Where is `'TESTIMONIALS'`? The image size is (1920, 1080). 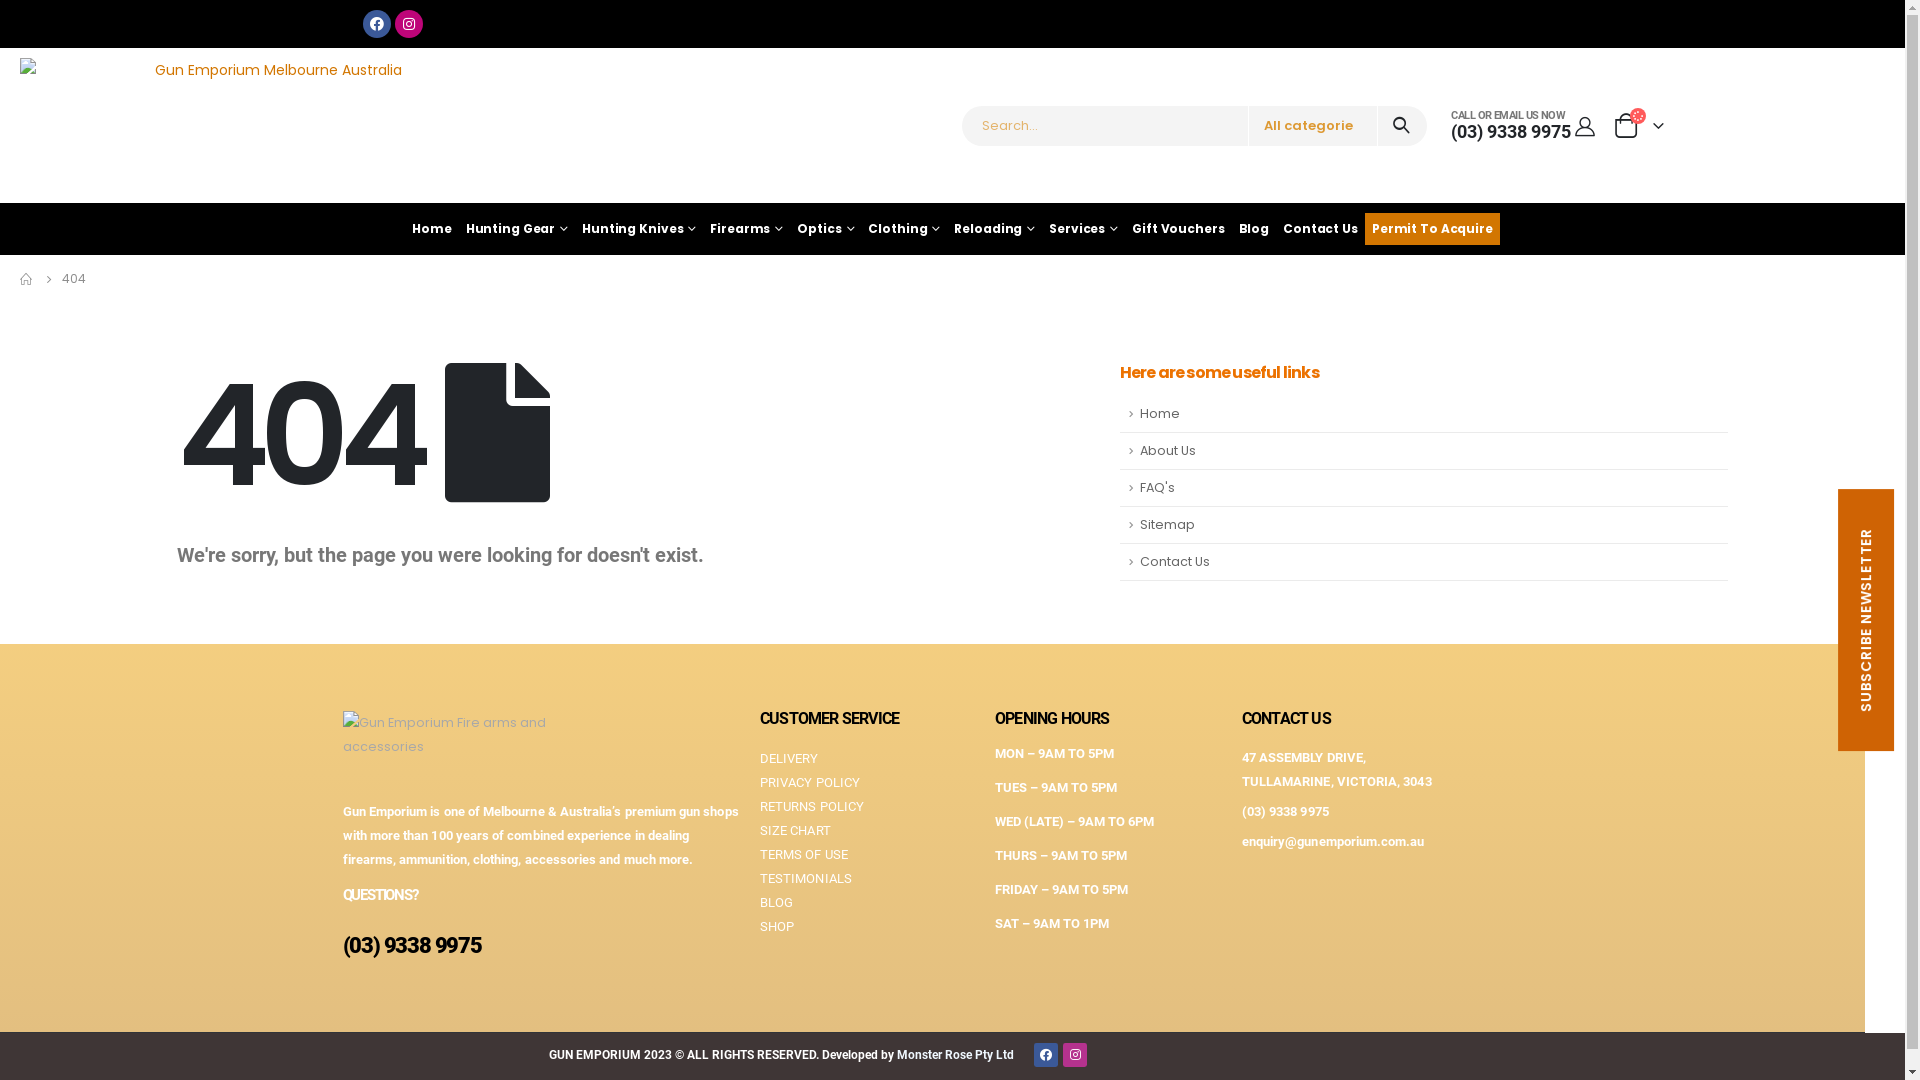 'TESTIMONIALS' is located at coordinates (758, 878).